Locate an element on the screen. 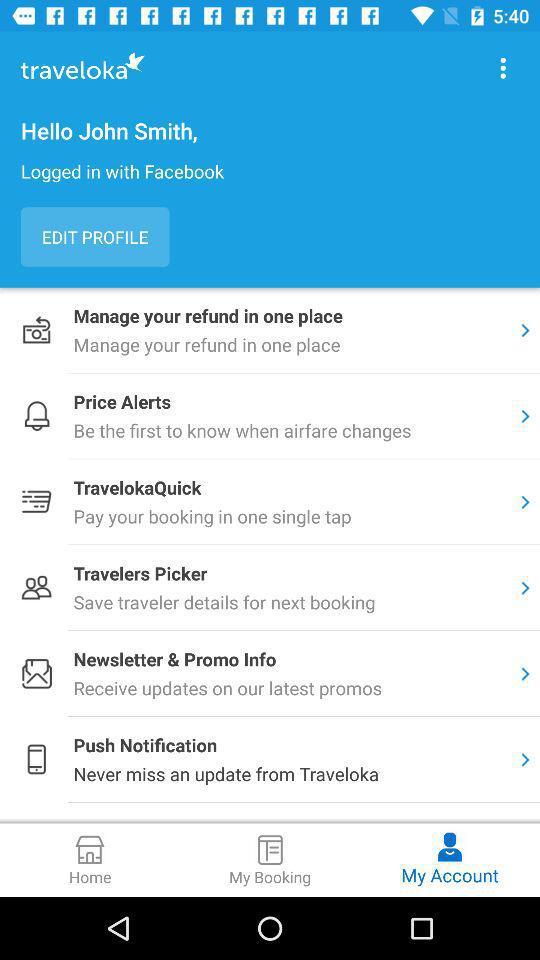 The height and width of the screenshot is (960, 540). the edit profile is located at coordinates (94, 237).